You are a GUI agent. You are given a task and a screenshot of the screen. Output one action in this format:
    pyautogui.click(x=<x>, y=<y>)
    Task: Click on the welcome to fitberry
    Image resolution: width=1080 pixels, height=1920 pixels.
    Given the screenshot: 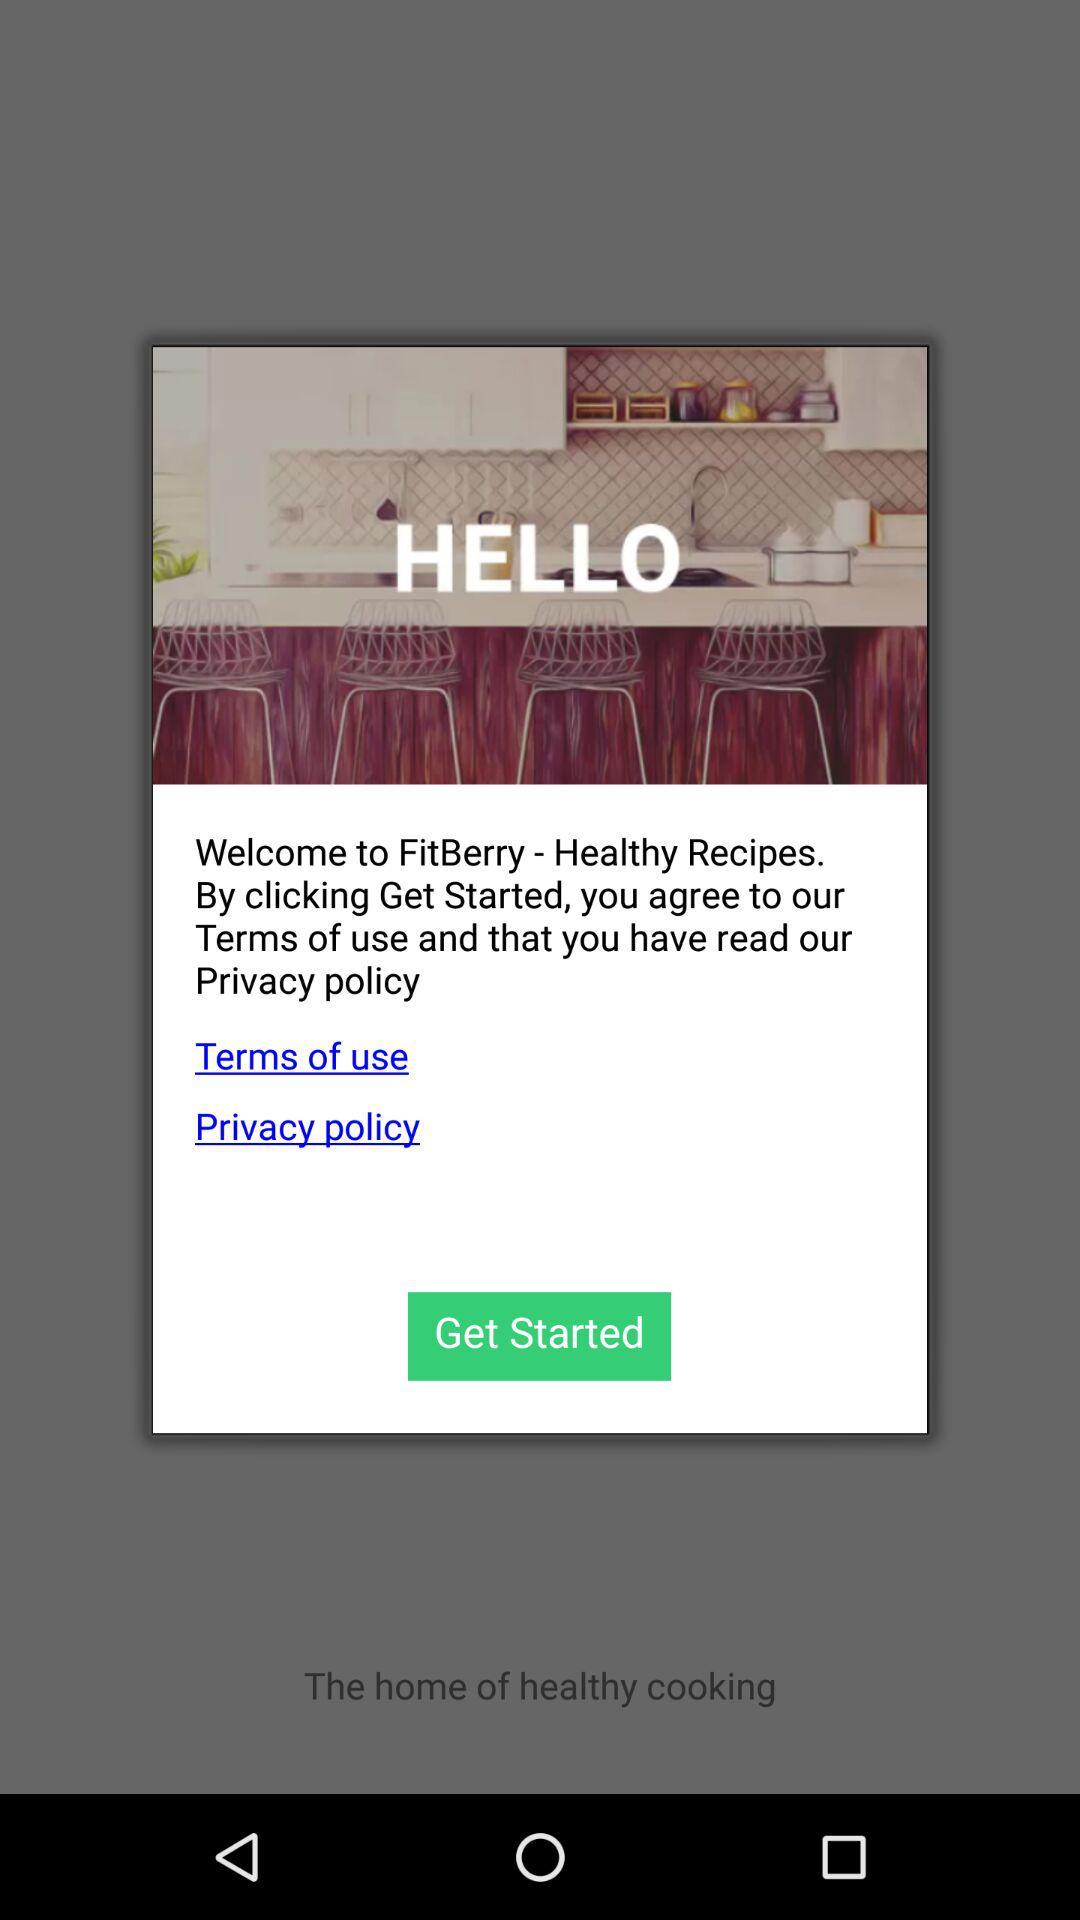 What is the action you would take?
    pyautogui.click(x=518, y=898)
    